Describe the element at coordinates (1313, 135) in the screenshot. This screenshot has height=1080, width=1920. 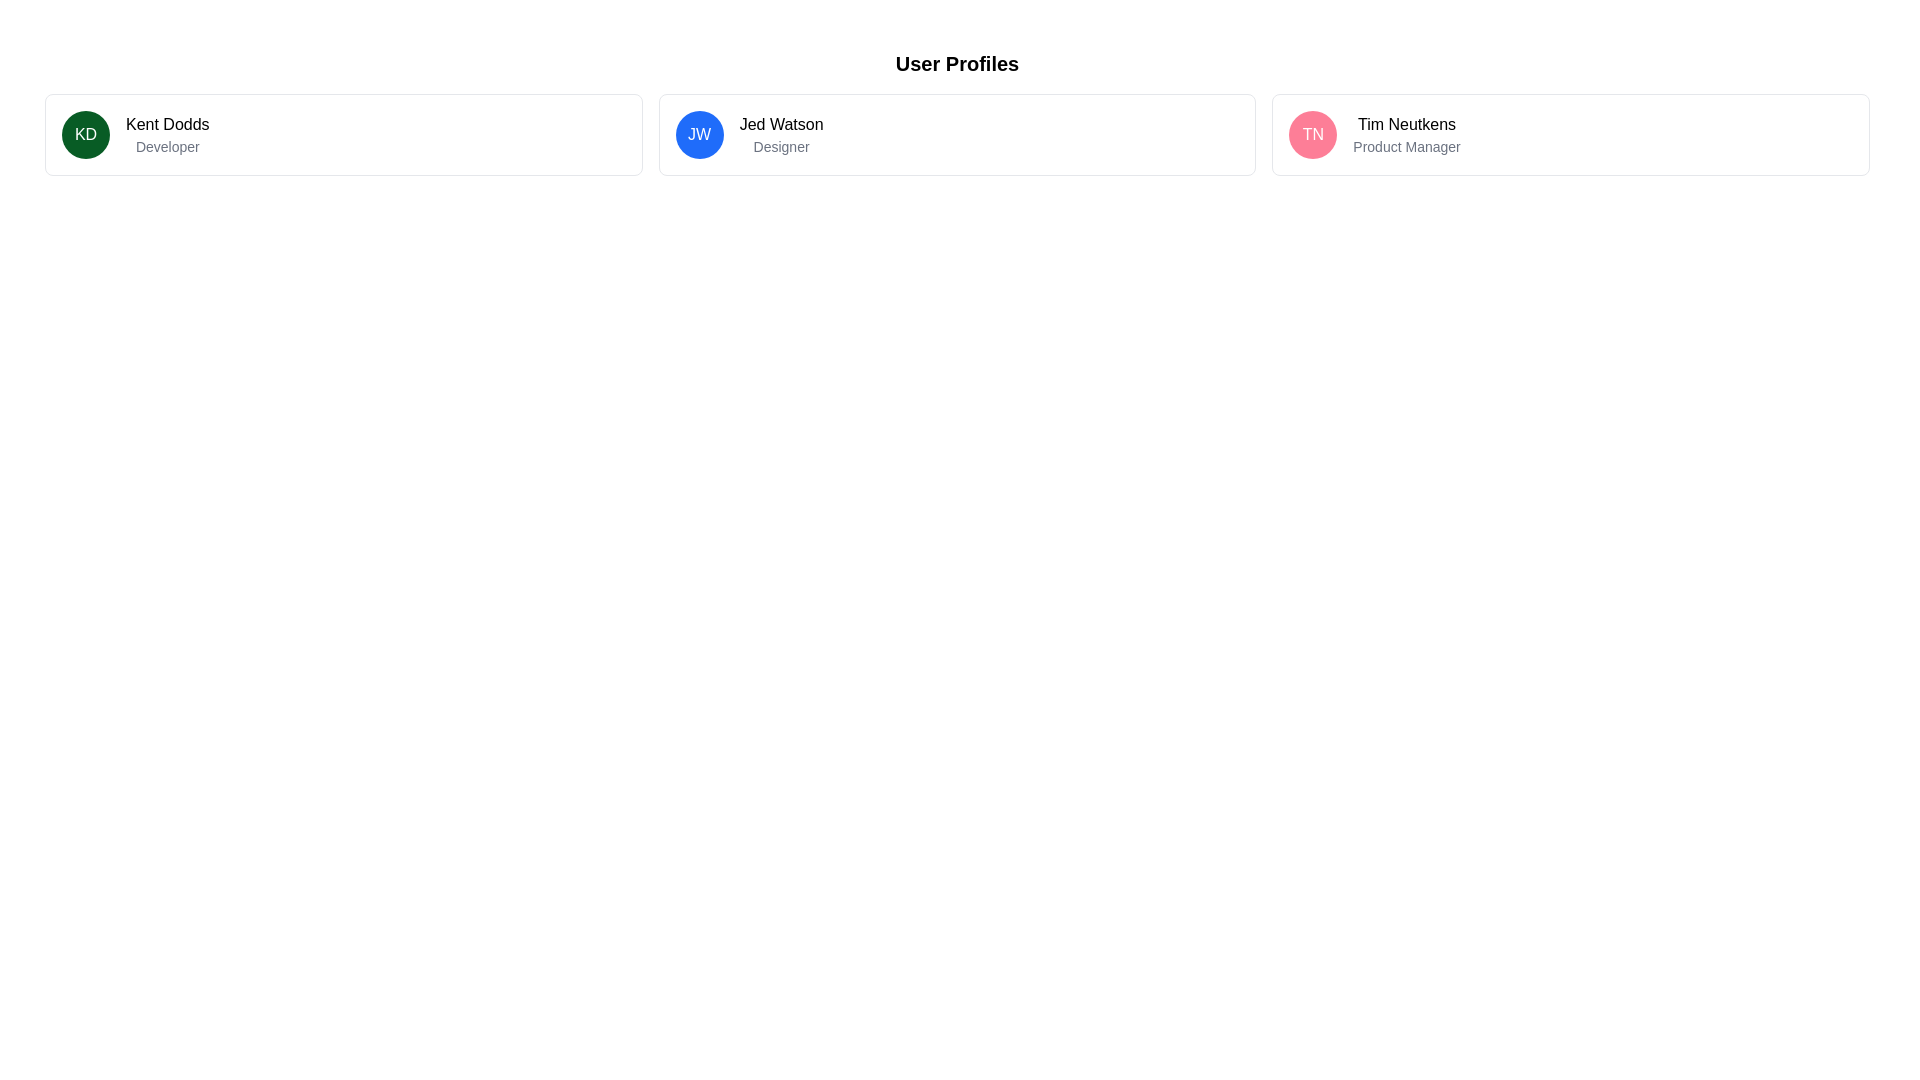
I see `the circular avatar with a pink background and white text 'TN' for more options or` at that location.